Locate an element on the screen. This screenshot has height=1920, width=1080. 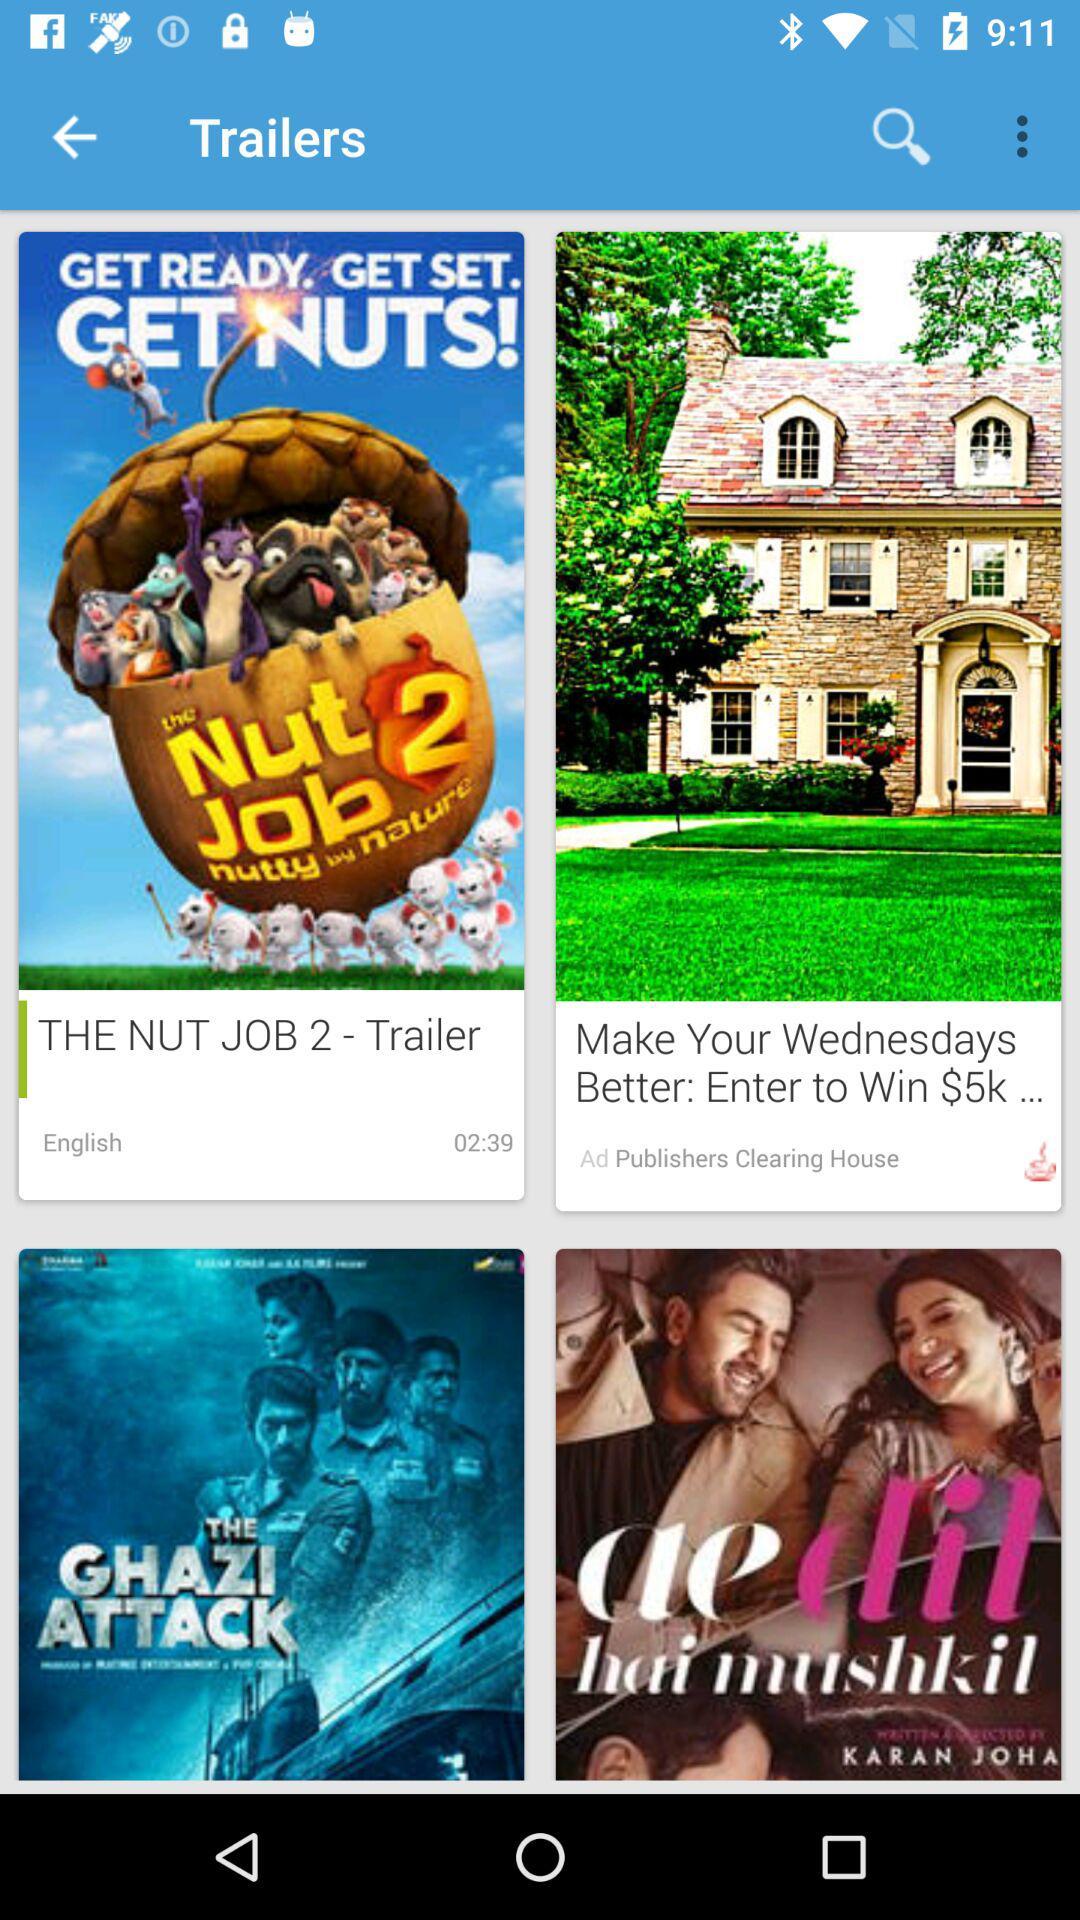
the item to the right of trailers is located at coordinates (901, 135).